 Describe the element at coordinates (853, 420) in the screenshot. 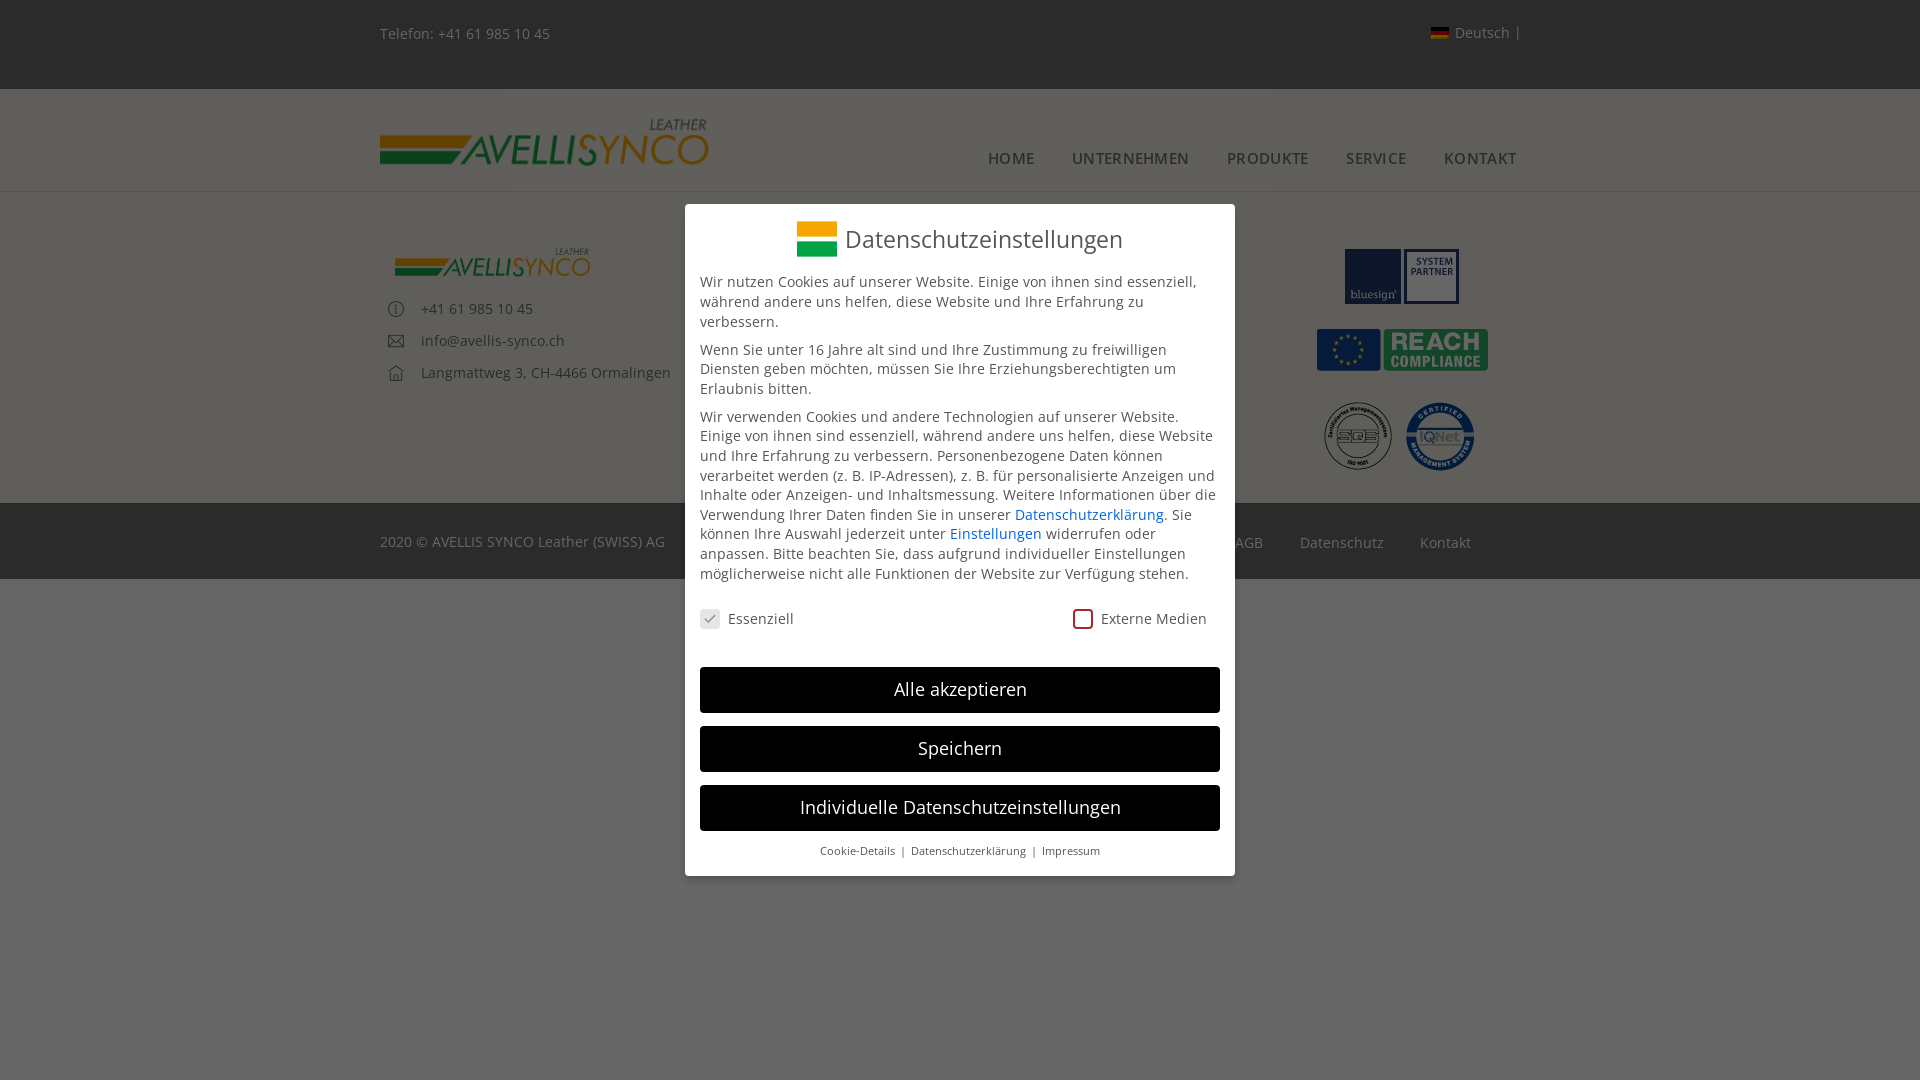

I see `'Kontakt'` at that location.